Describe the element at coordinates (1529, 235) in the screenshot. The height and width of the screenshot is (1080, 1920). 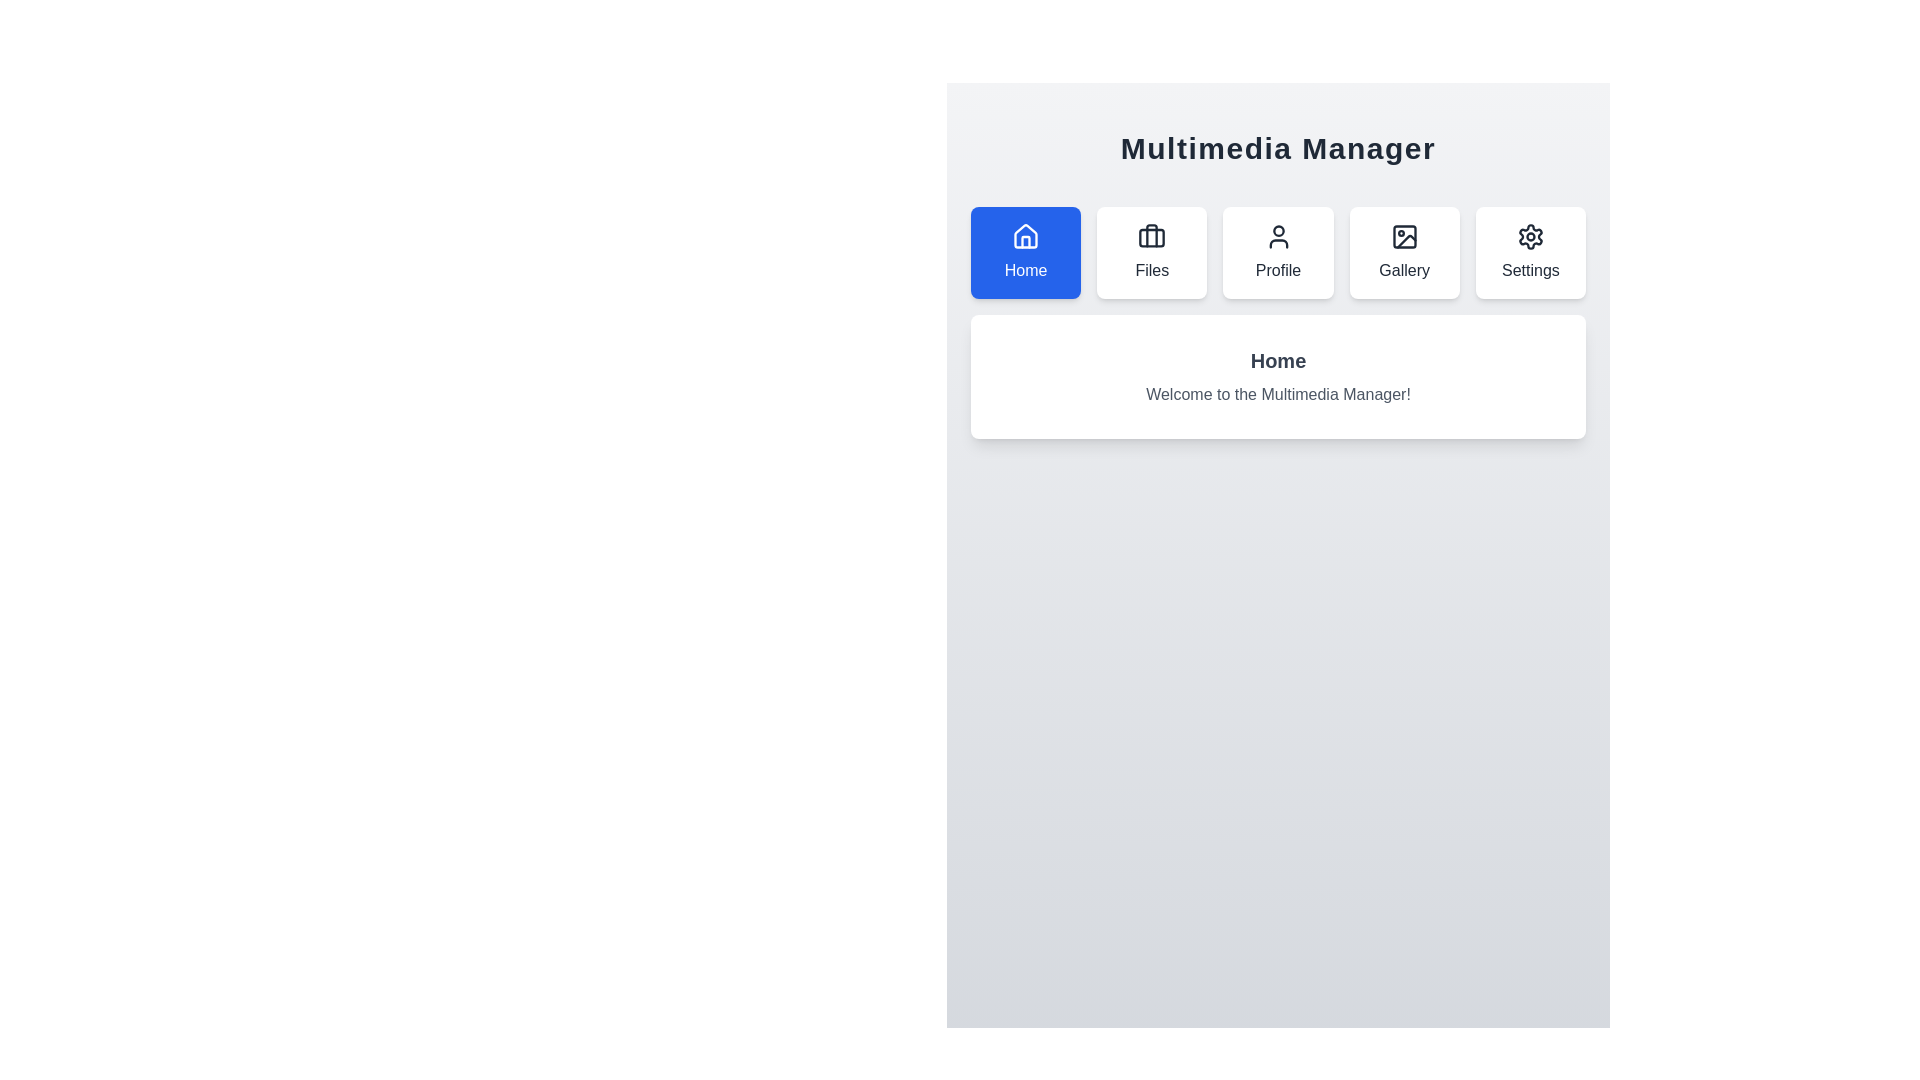
I see `the settings icon button` at that location.